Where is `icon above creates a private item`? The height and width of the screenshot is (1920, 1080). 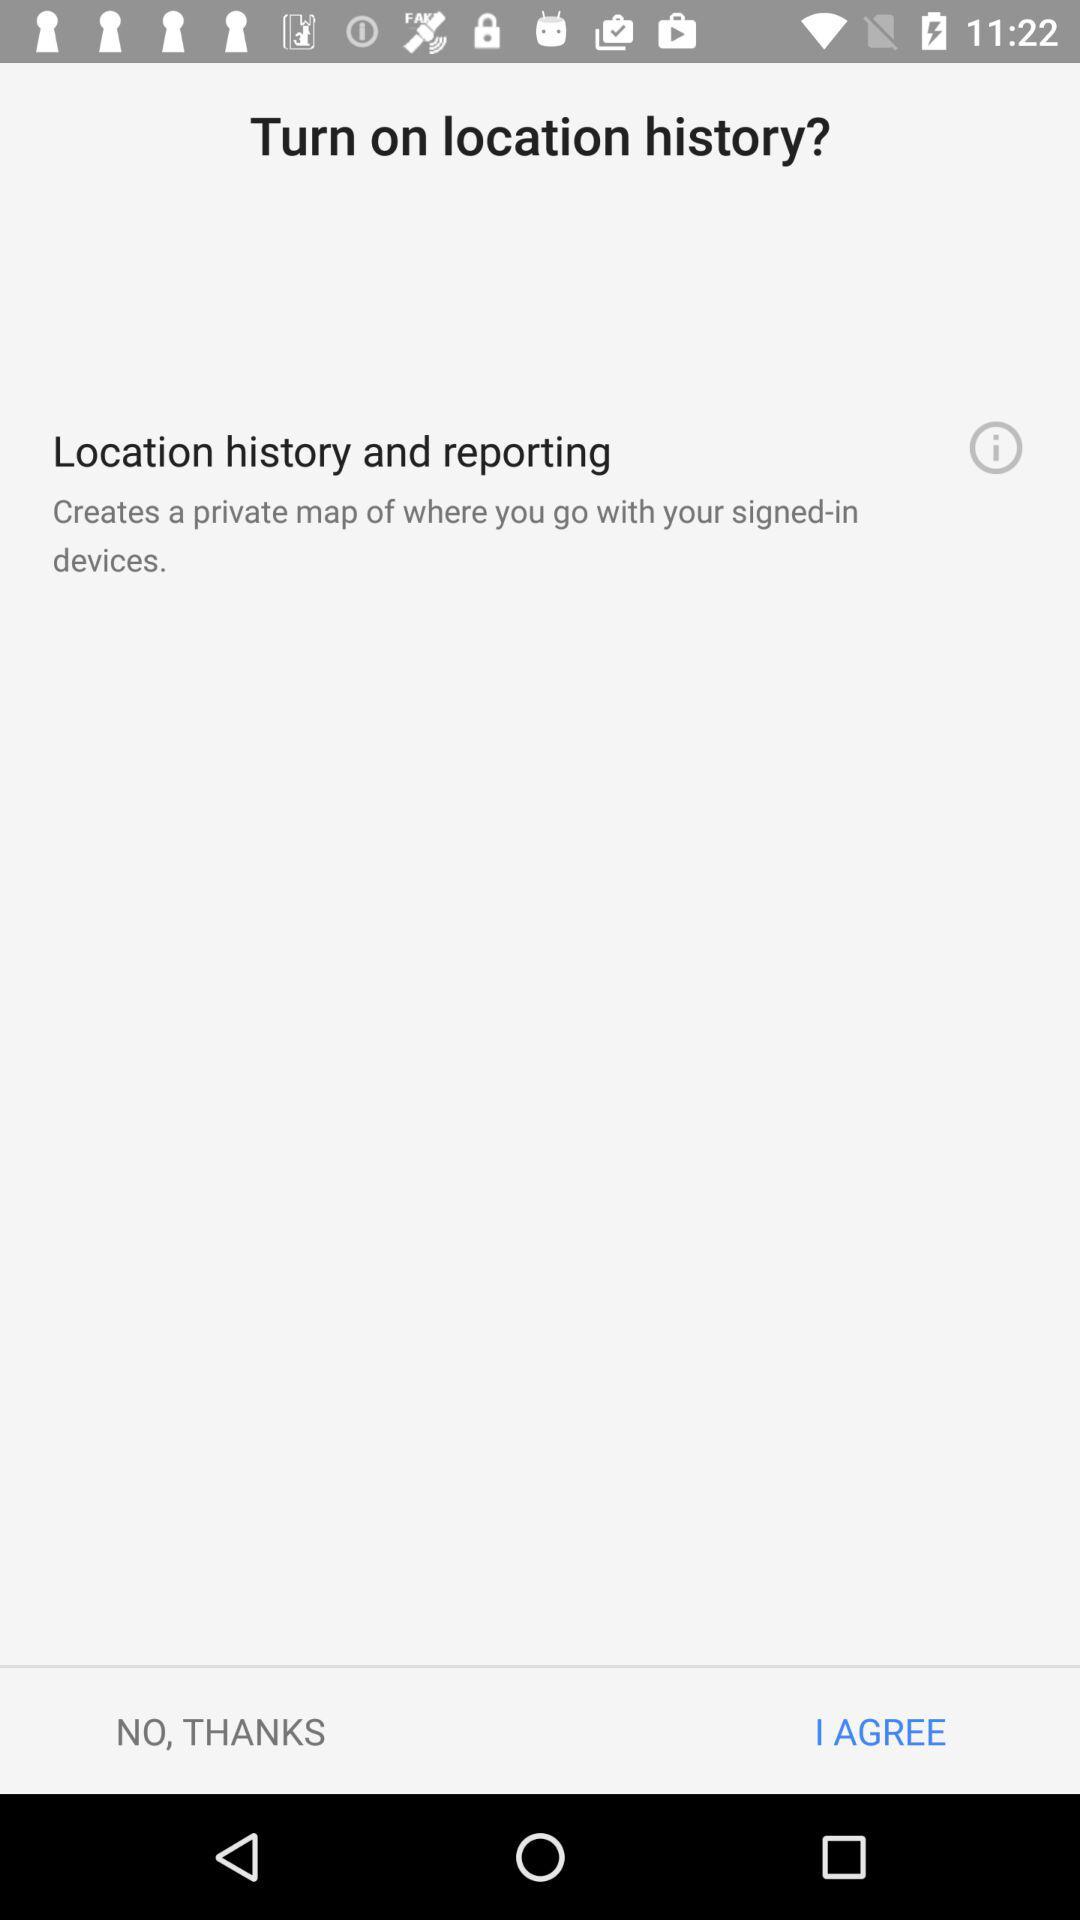 icon above creates a private item is located at coordinates (995, 446).